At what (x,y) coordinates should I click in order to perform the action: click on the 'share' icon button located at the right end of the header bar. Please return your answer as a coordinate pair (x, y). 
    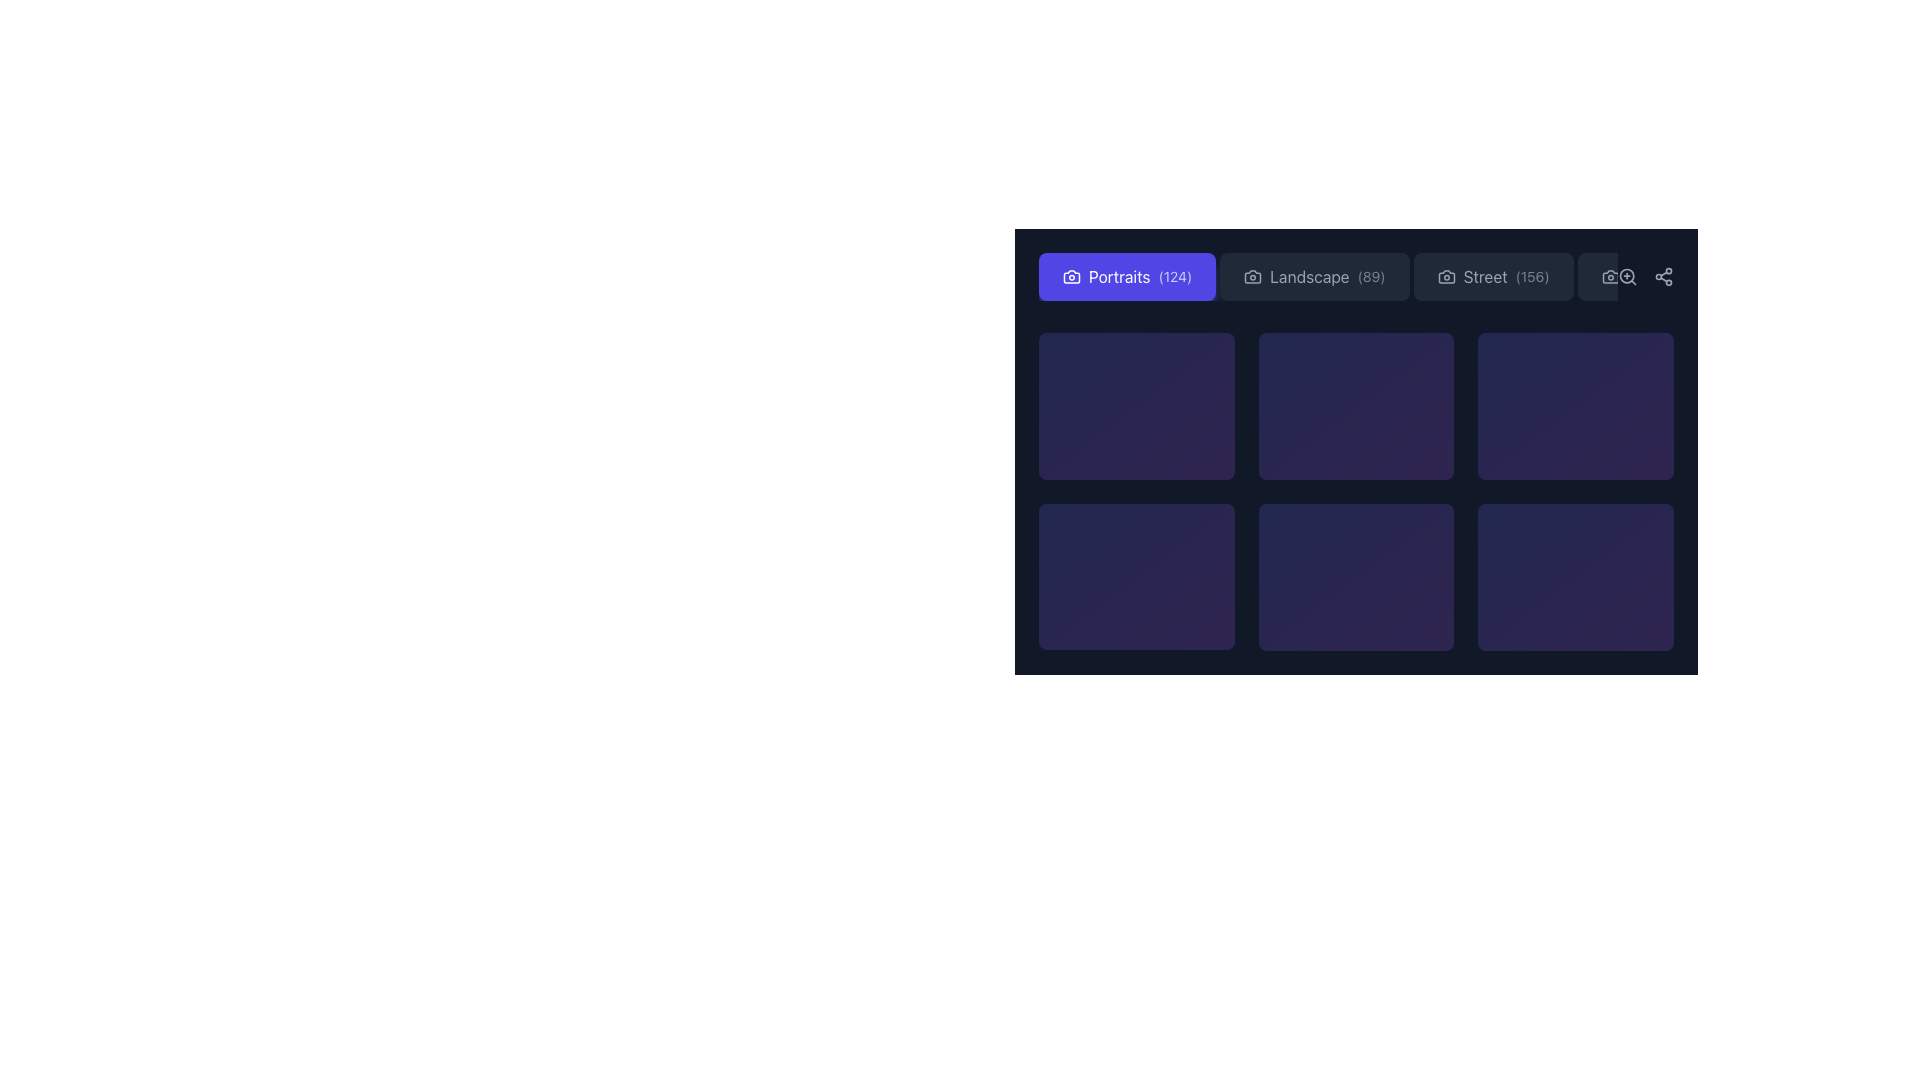
    Looking at the image, I should click on (1664, 277).